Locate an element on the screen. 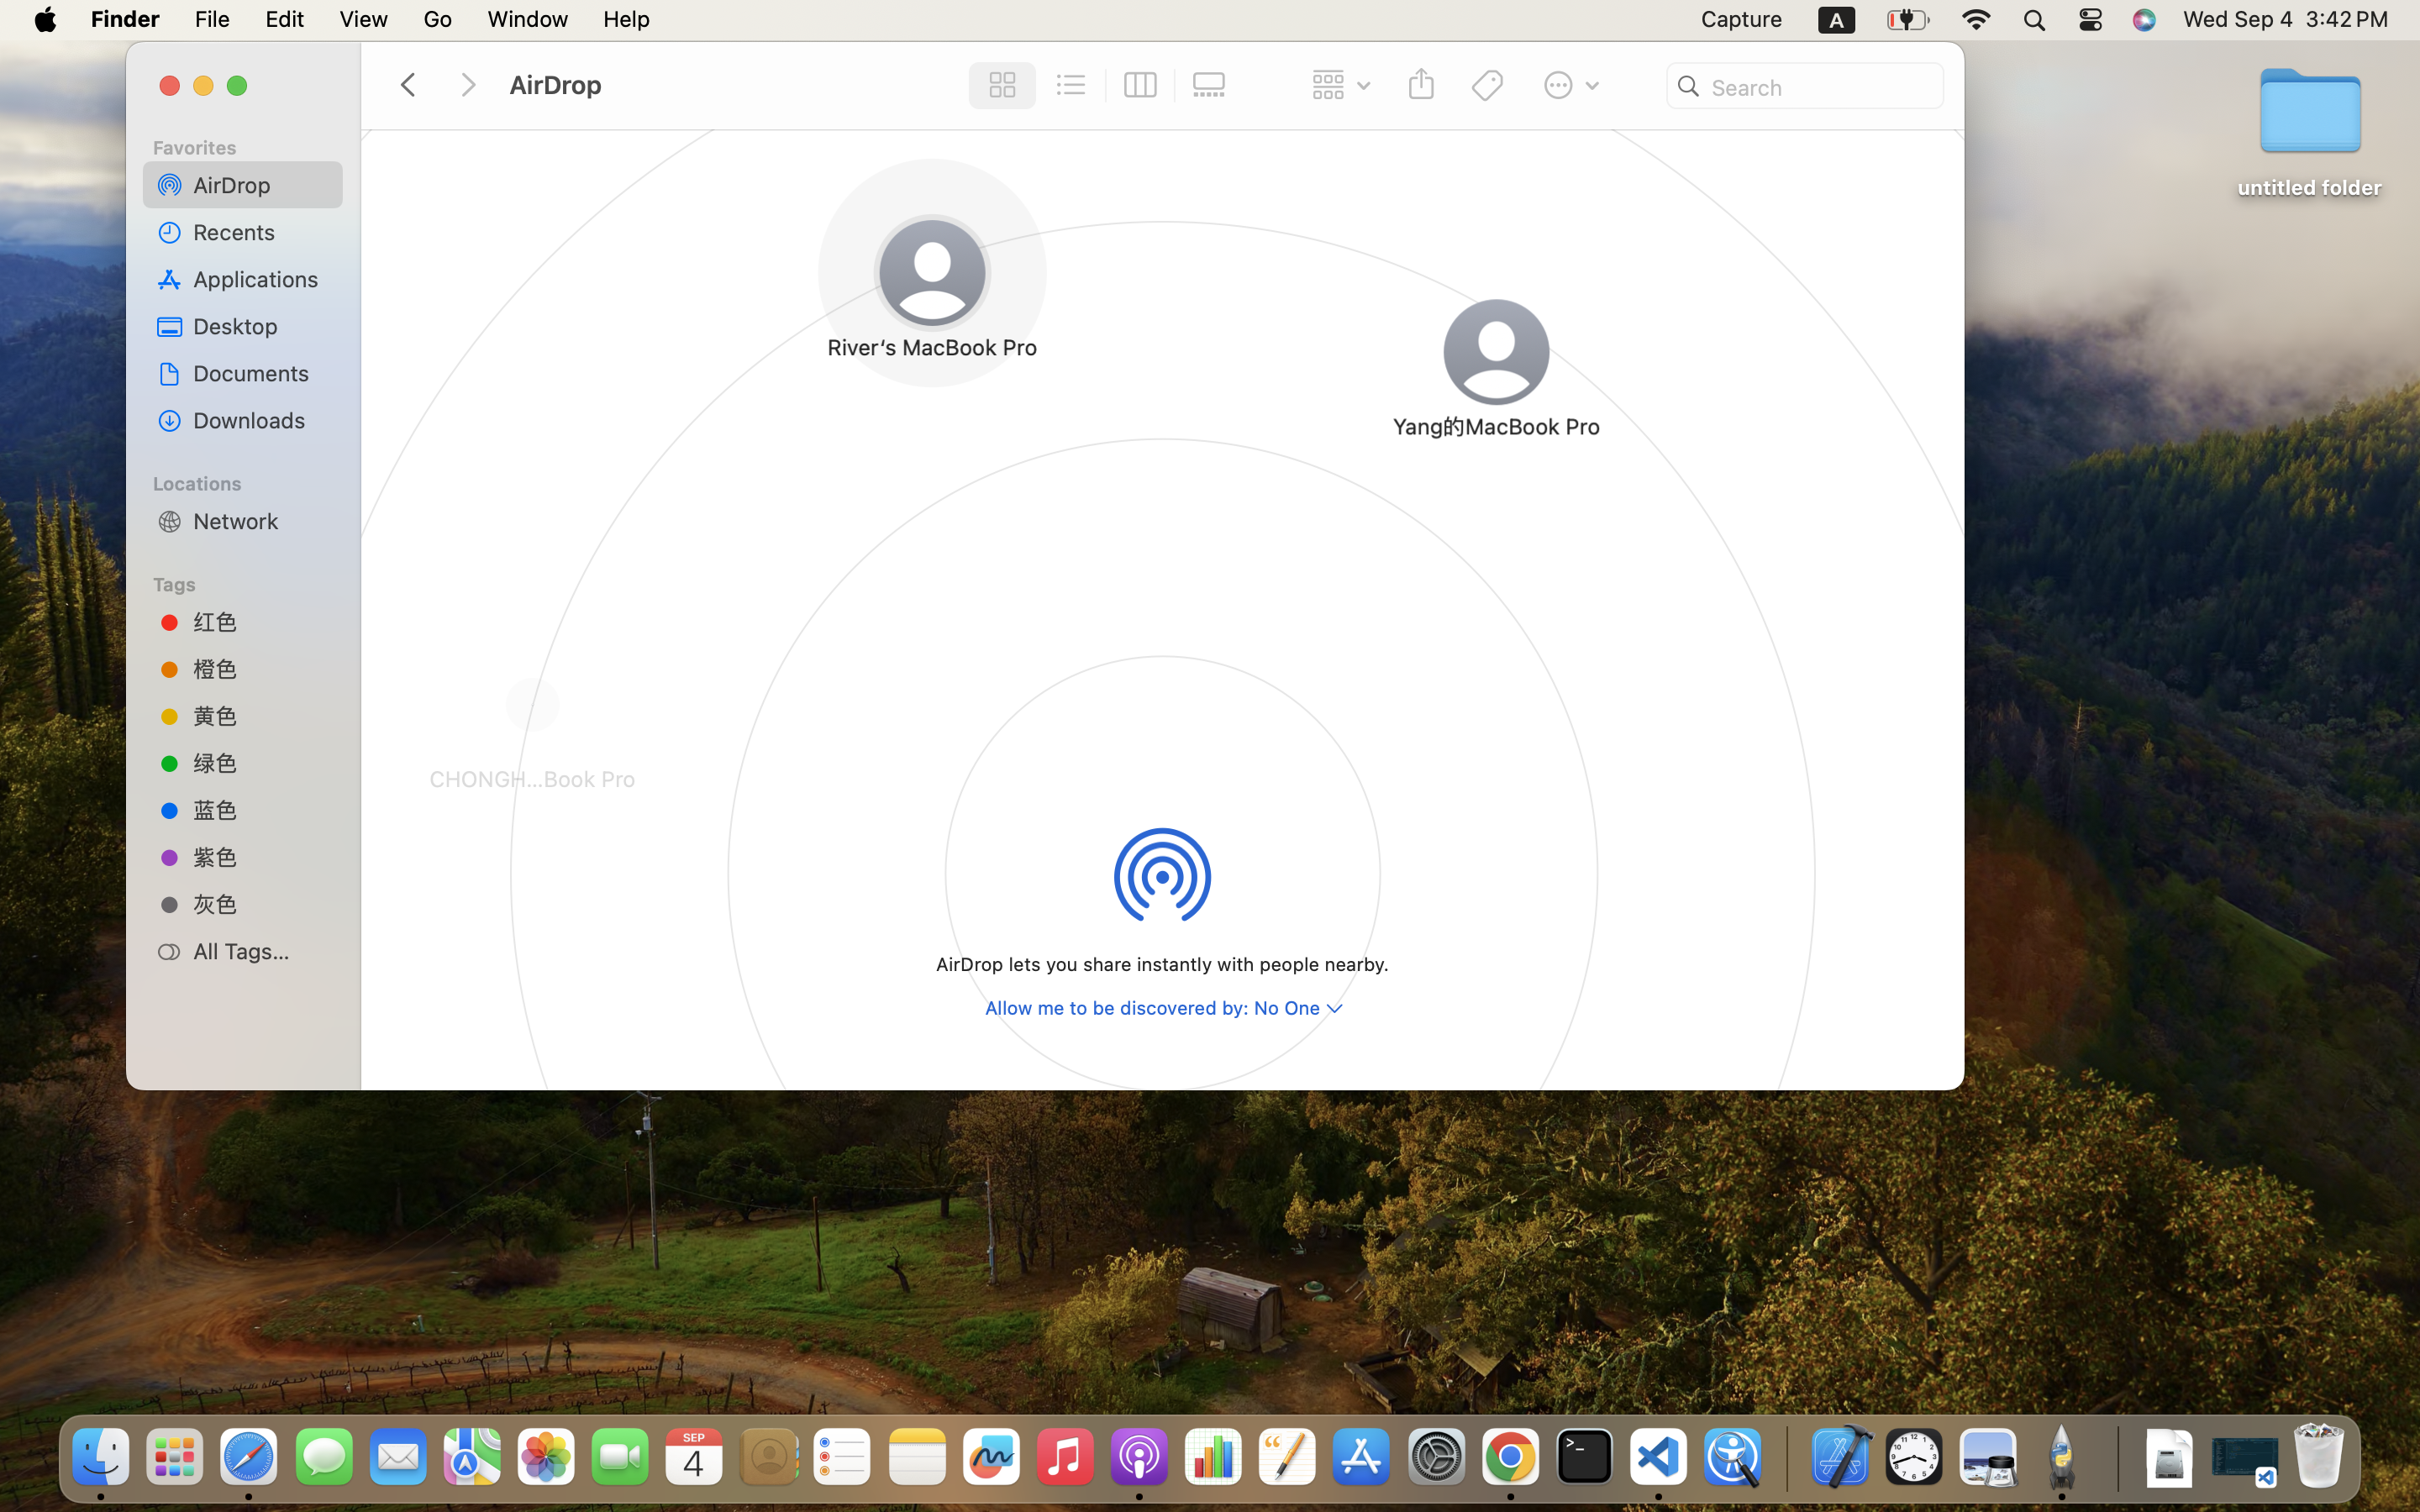 This screenshot has height=1512, width=2420. '灰色' is located at coordinates (260, 904).